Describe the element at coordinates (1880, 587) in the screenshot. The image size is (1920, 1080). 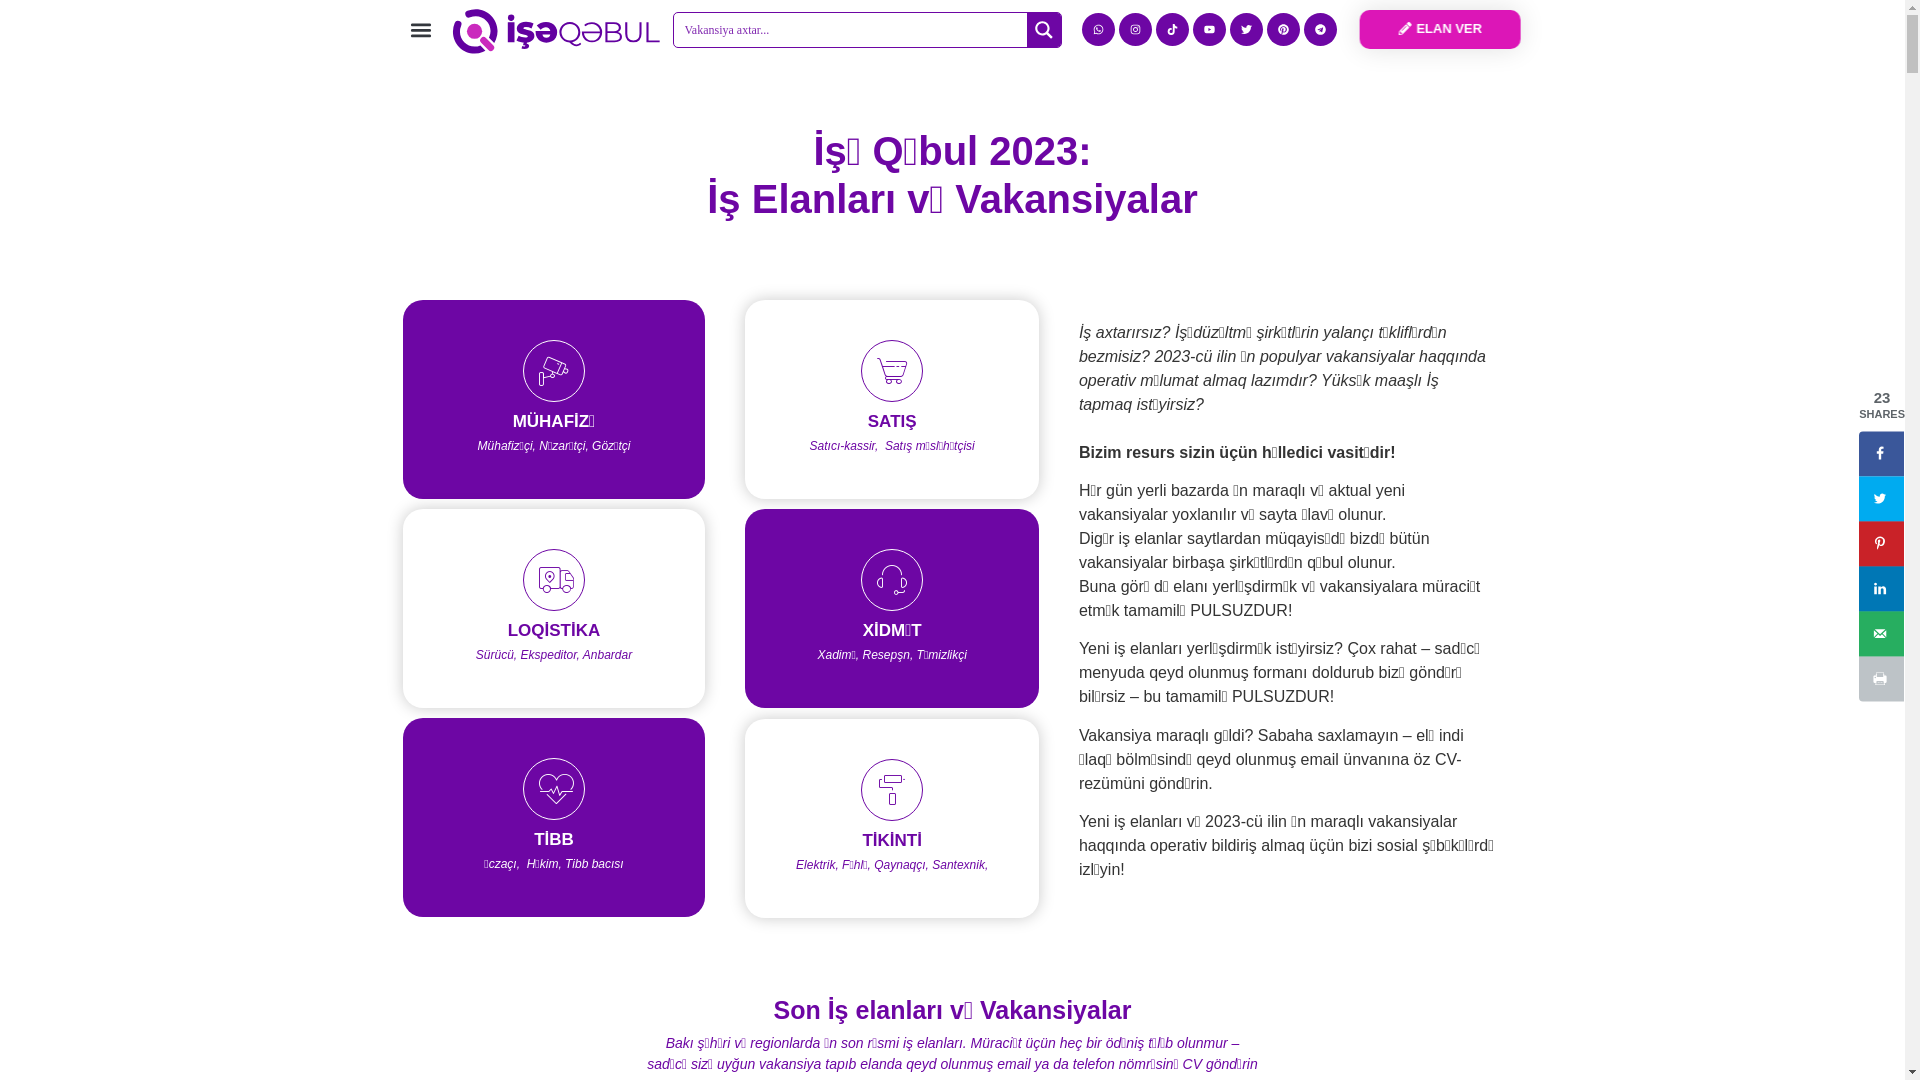
I see `'Share on LinkedIn'` at that location.